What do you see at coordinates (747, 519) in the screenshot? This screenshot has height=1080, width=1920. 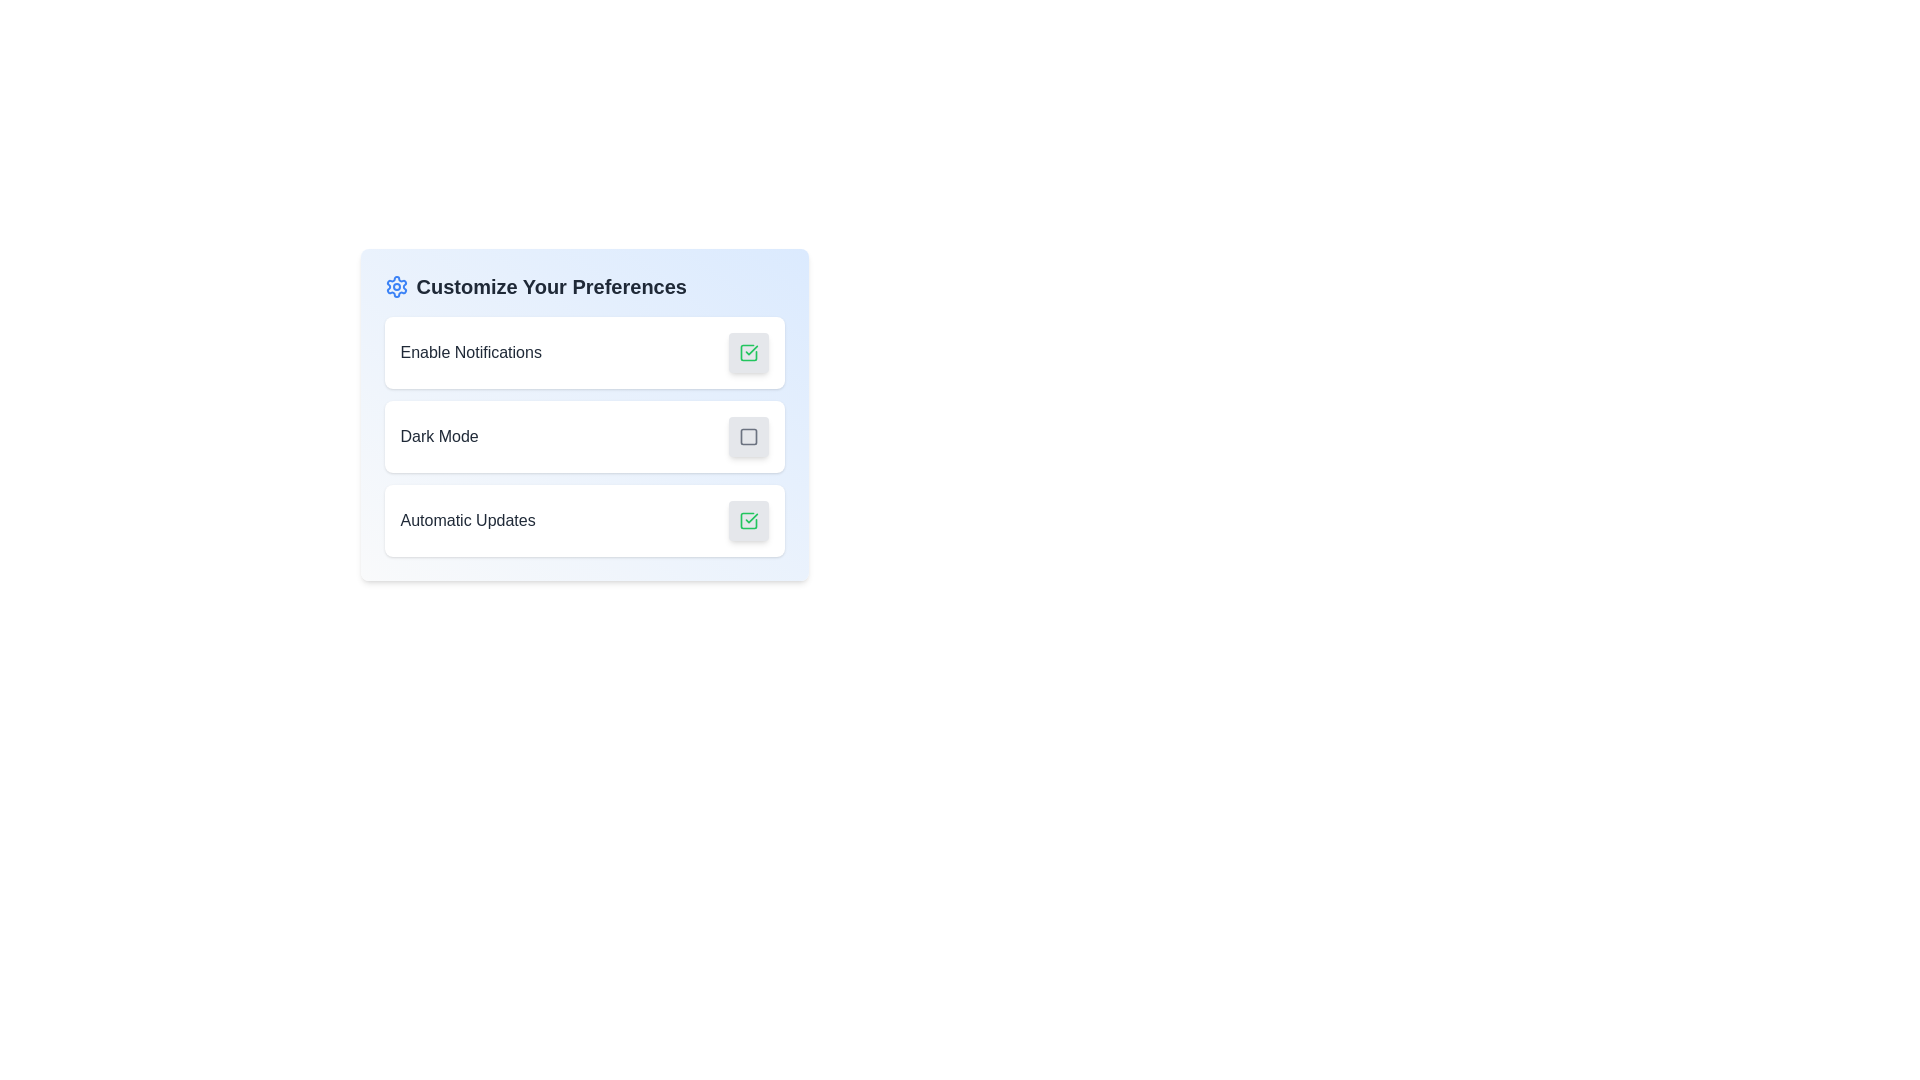 I see `the button located on the right-hand side of the 'Automatic Updates' option` at bounding box center [747, 519].